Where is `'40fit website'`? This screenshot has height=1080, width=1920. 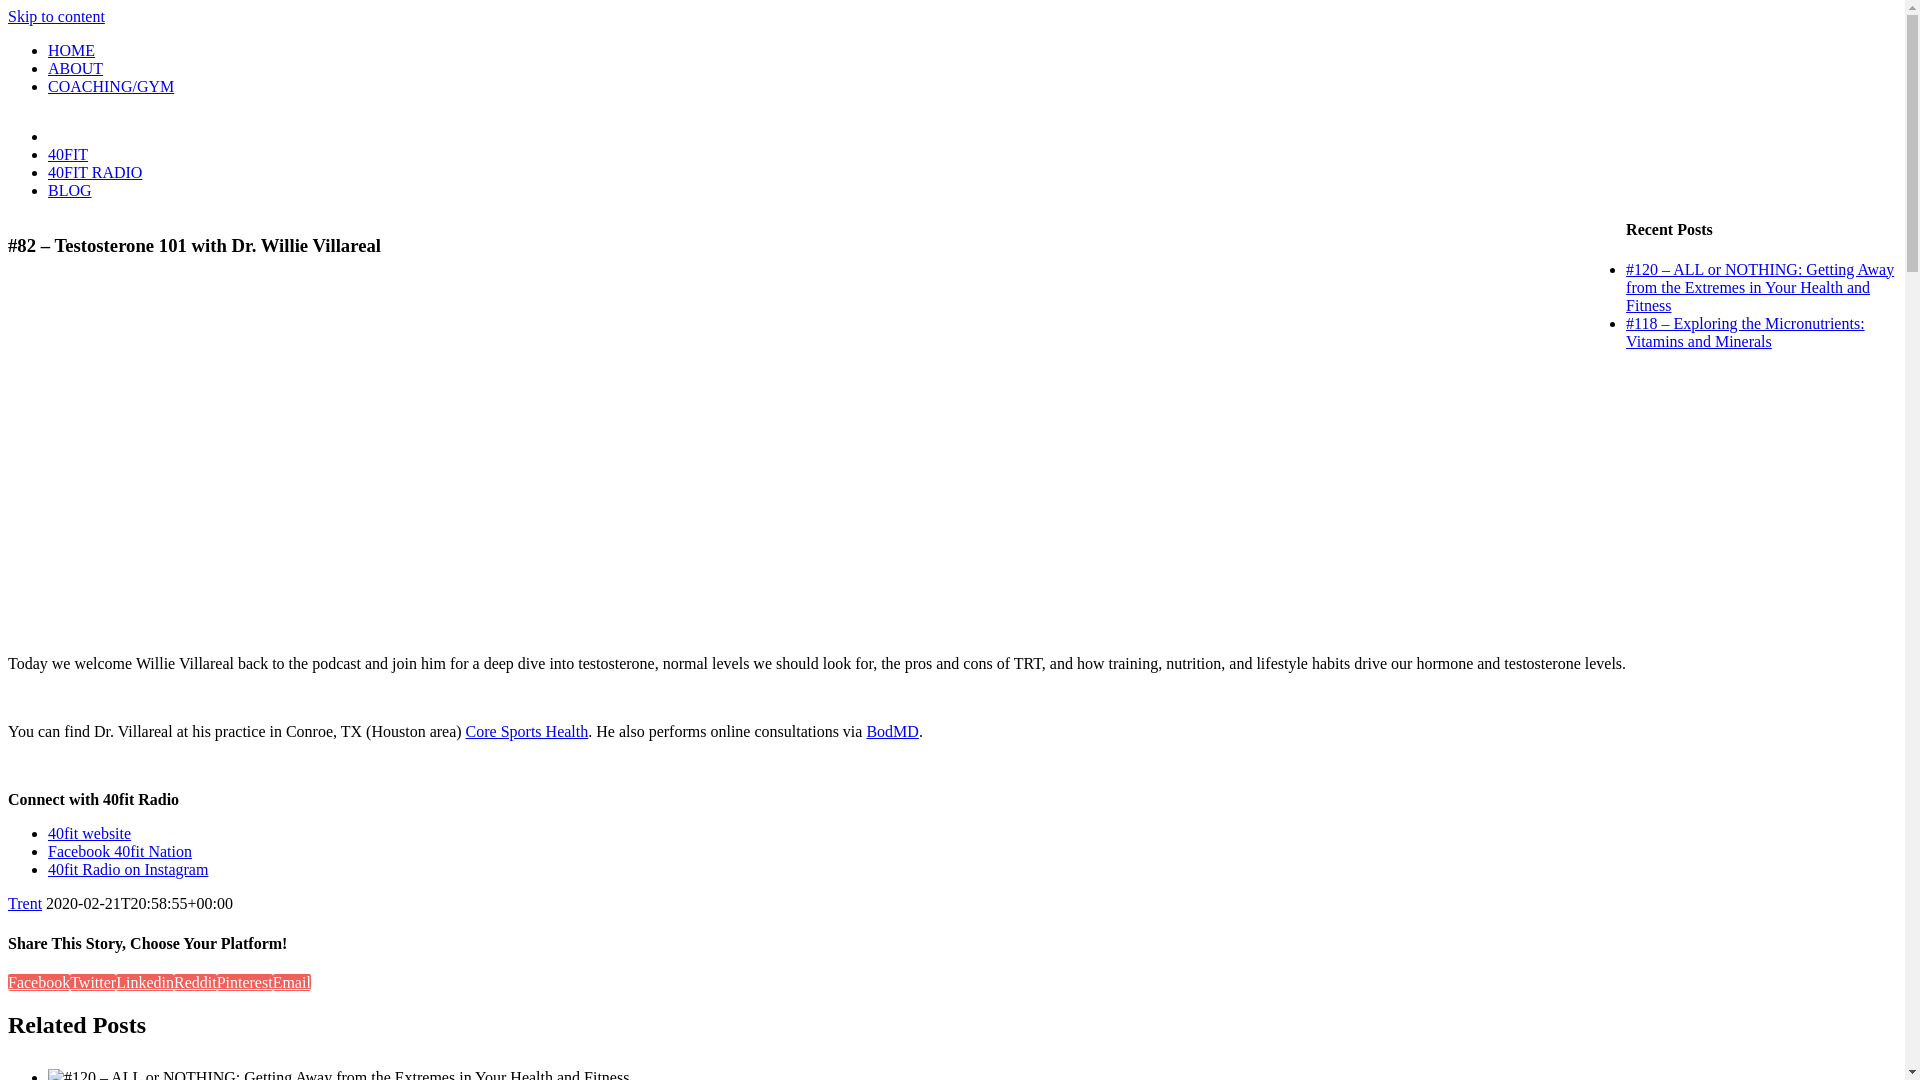
'40fit website' is located at coordinates (88, 833).